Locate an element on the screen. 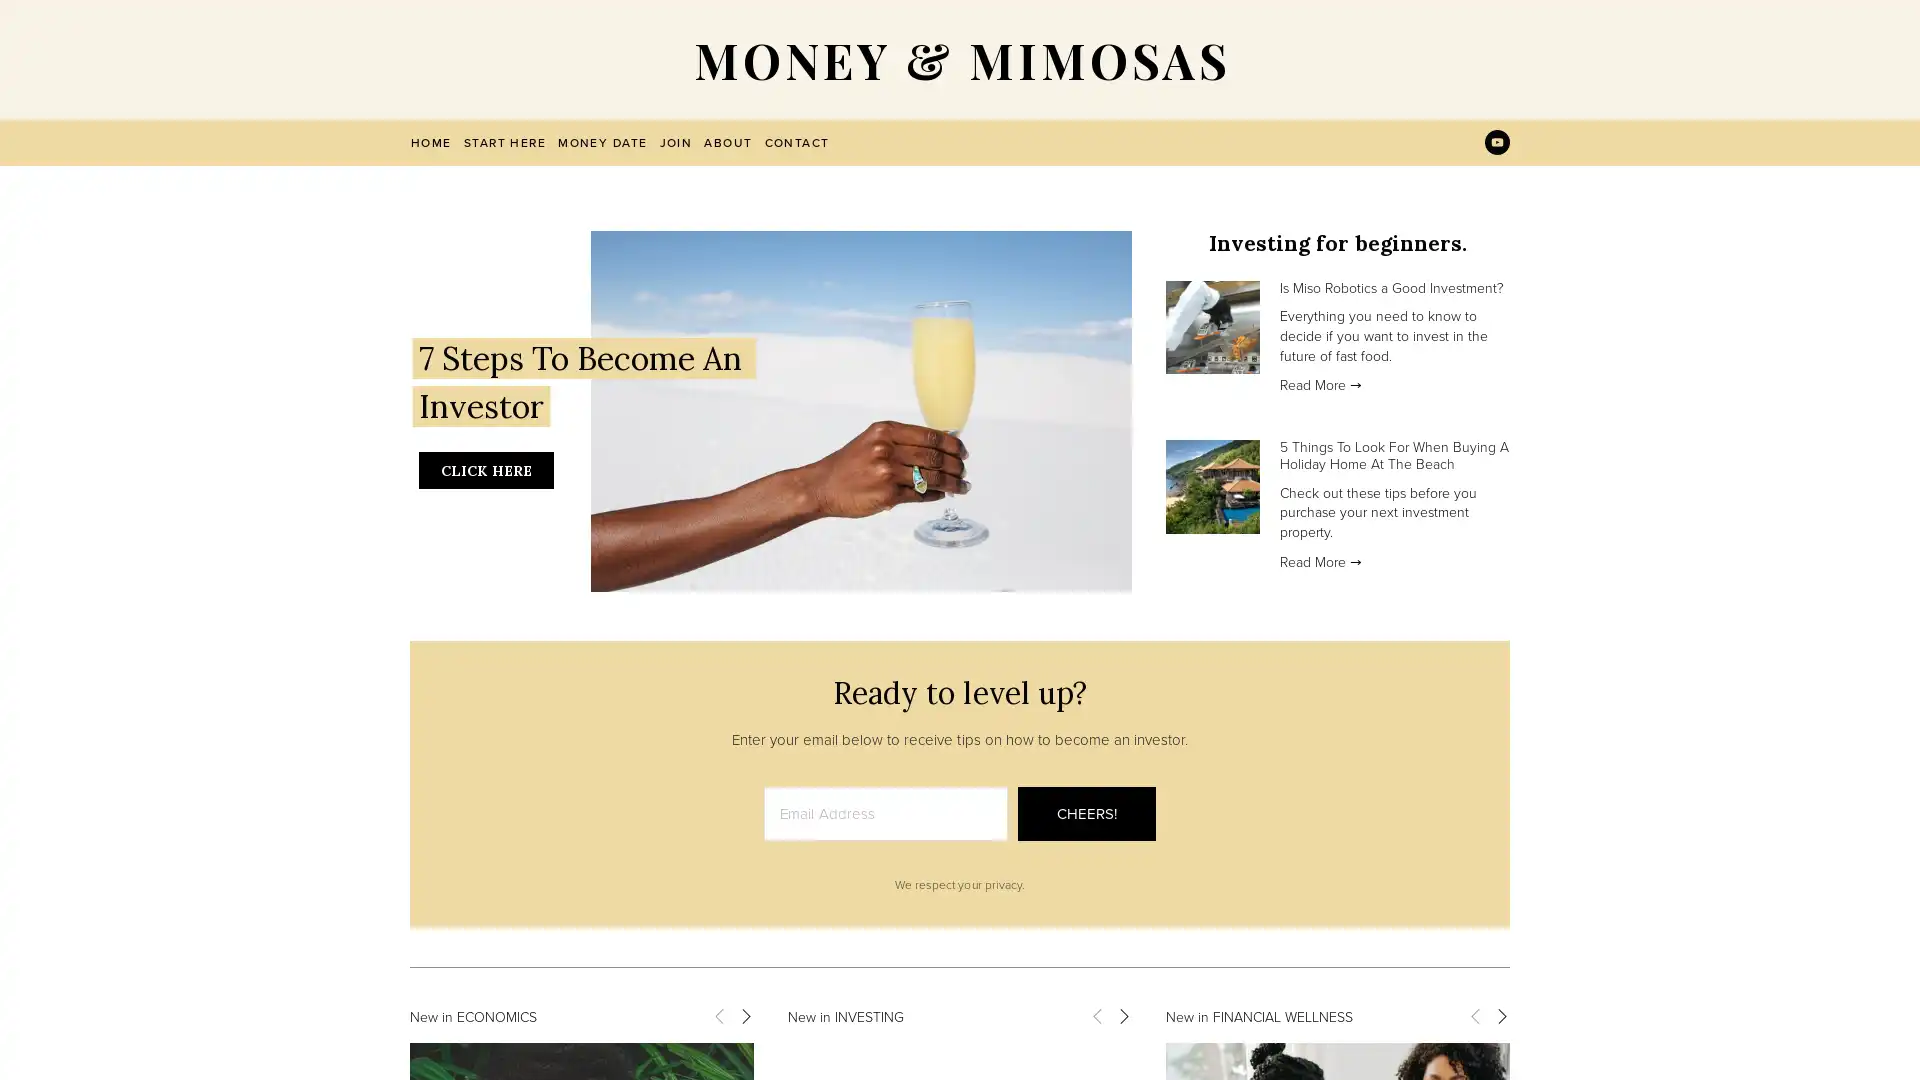 This screenshot has width=1920, height=1080. CHEERS! is located at coordinates (1085, 813).